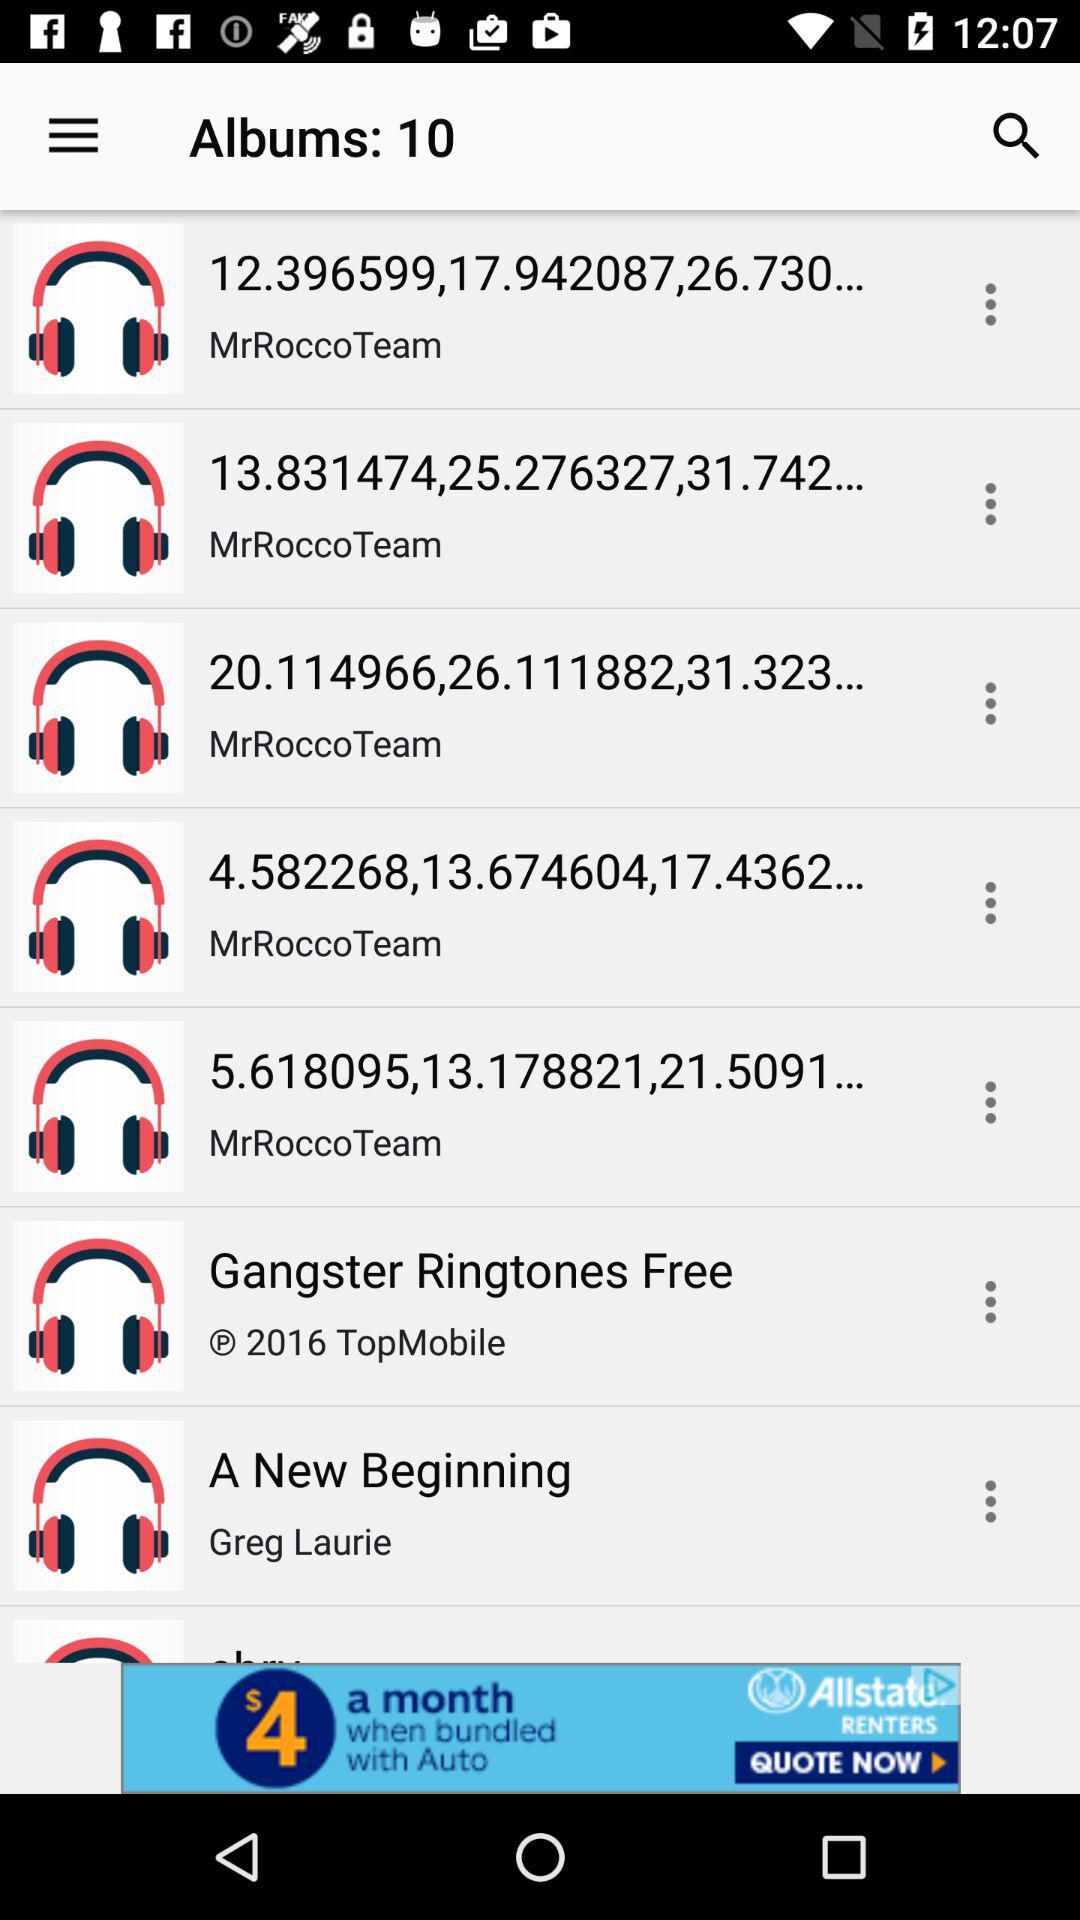 Image resolution: width=1080 pixels, height=1920 pixels. What do you see at coordinates (990, 703) in the screenshot?
I see `menu` at bounding box center [990, 703].